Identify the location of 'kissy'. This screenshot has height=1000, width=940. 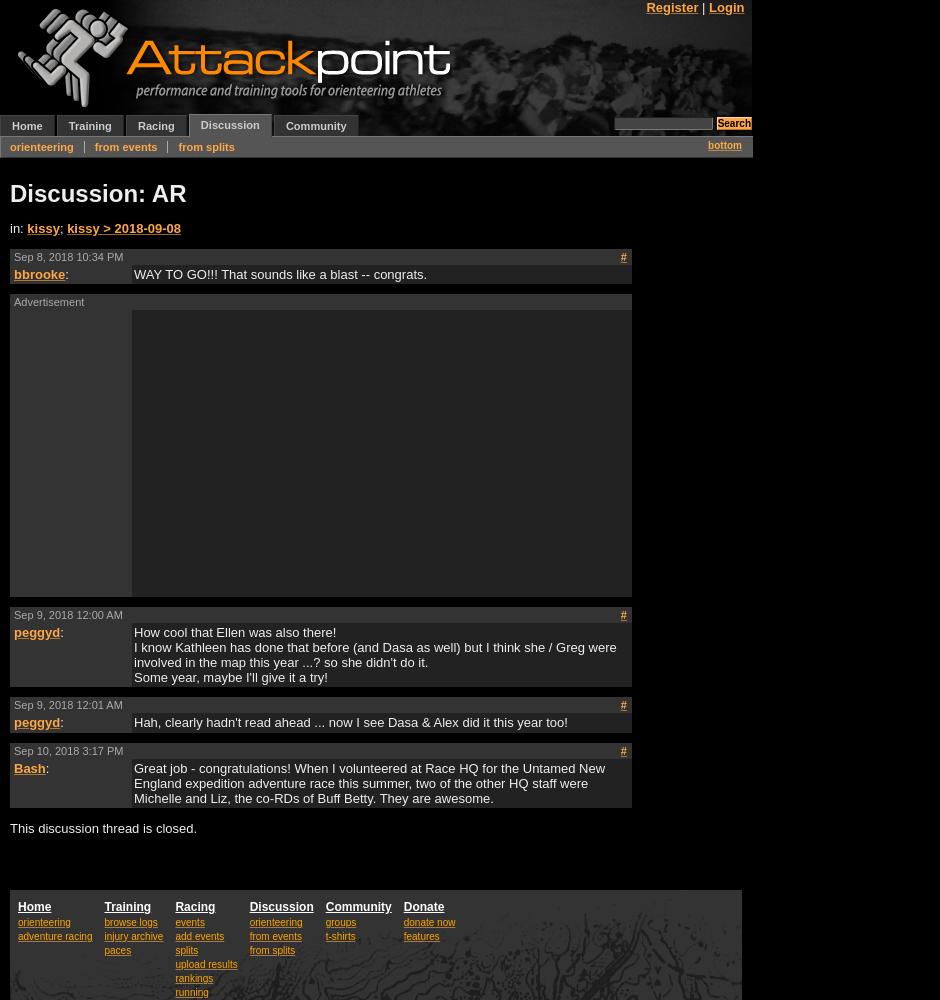
(26, 226).